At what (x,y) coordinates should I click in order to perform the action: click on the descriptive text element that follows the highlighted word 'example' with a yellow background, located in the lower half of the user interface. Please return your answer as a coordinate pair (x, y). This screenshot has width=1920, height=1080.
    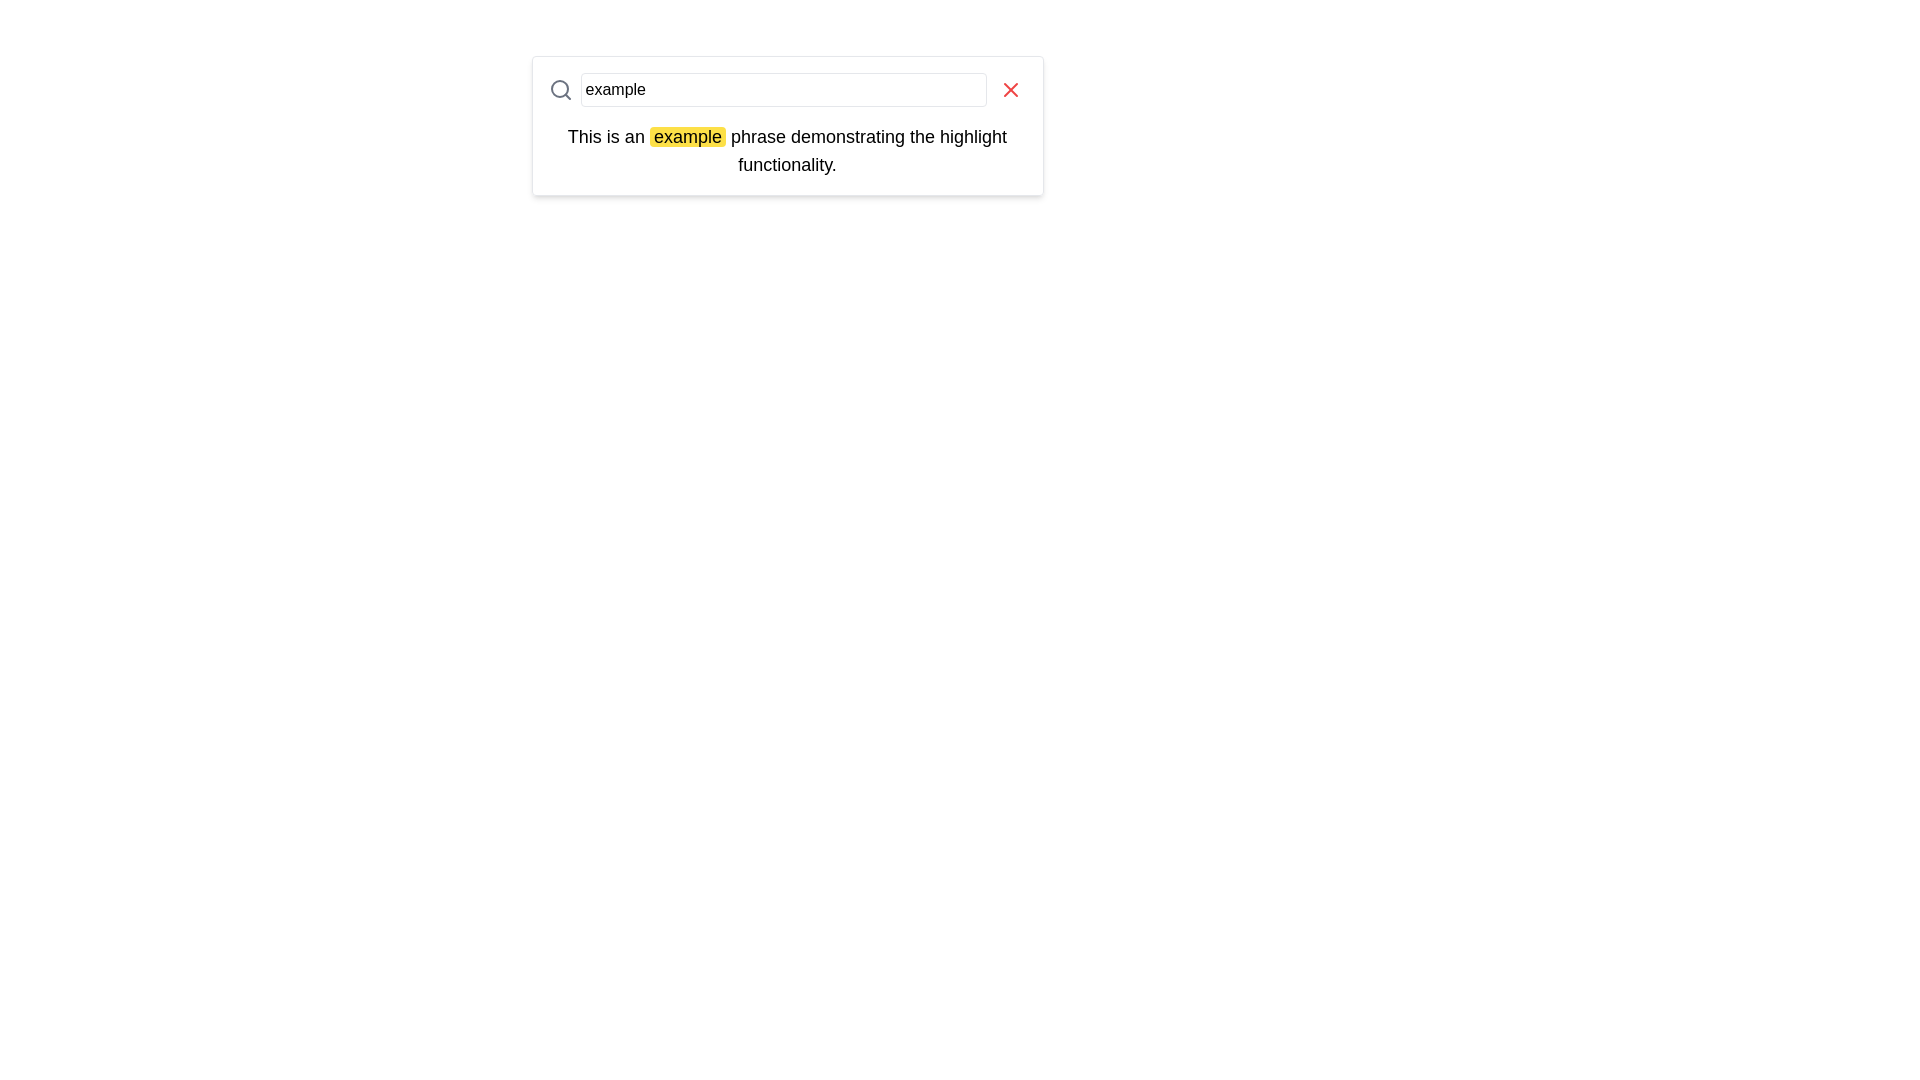
    Looking at the image, I should click on (866, 149).